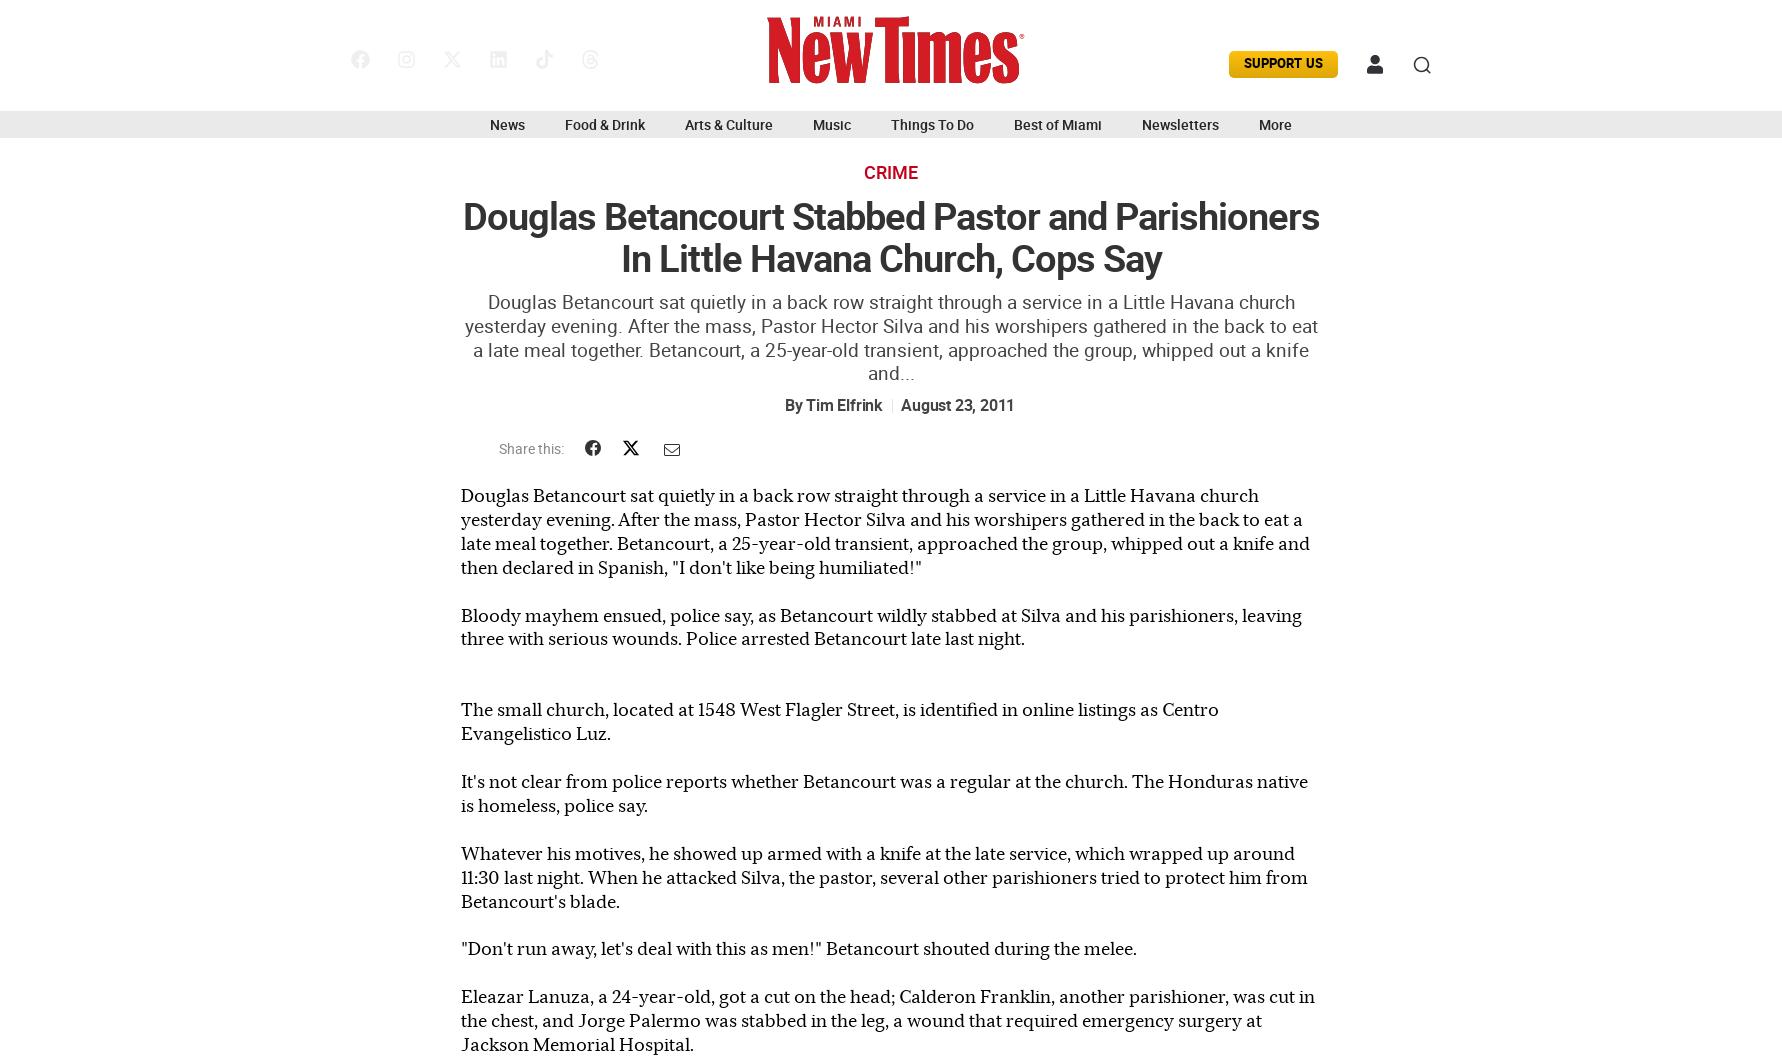 Image resolution: width=1782 pixels, height=1064 pixels. Describe the element at coordinates (799, 948) in the screenshot. I see `'"Don't run away, let's deal with this as men!" Betancourt shouted during the melee.'` at that location.